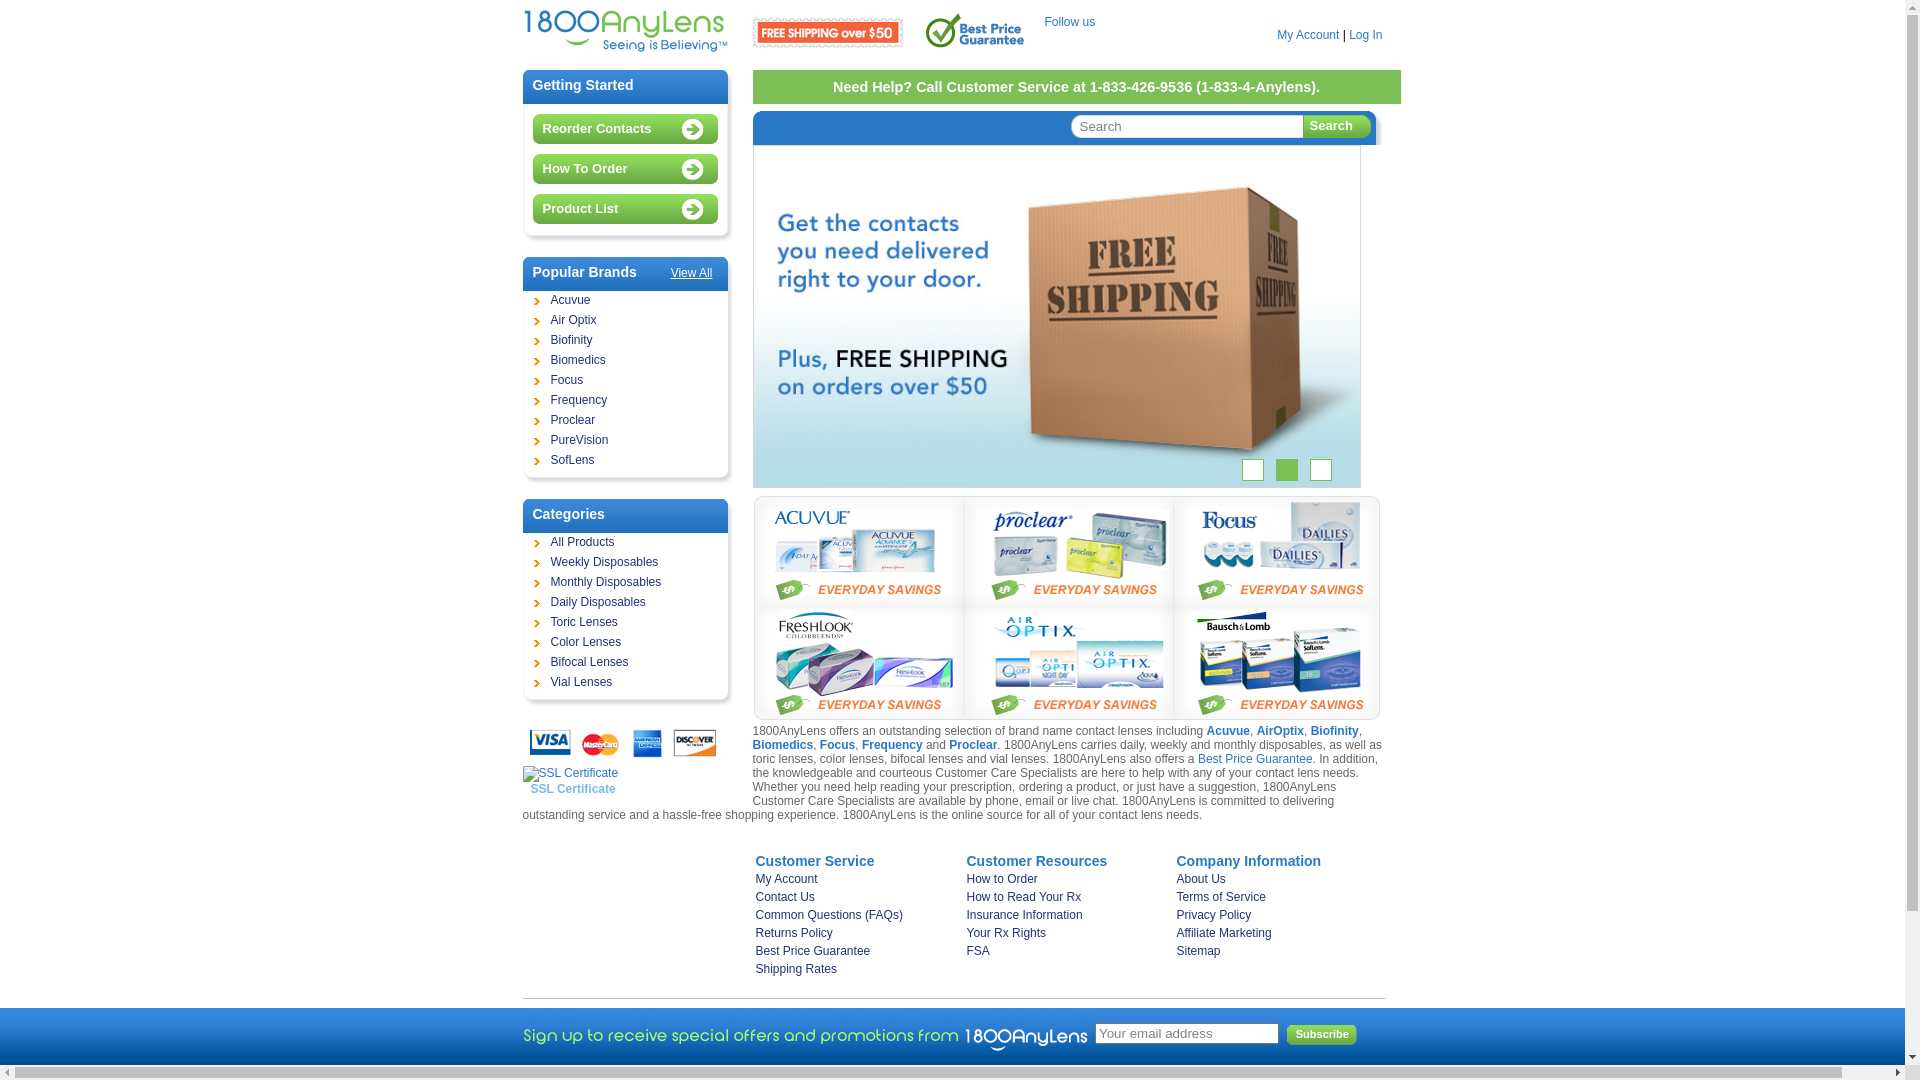 The height and width of the screenshot is (1080, 1920). What do you see at coordinates (754, 967) in the screenshot?
I see `'Shipping Rates'` at bounding box center [754, 967].